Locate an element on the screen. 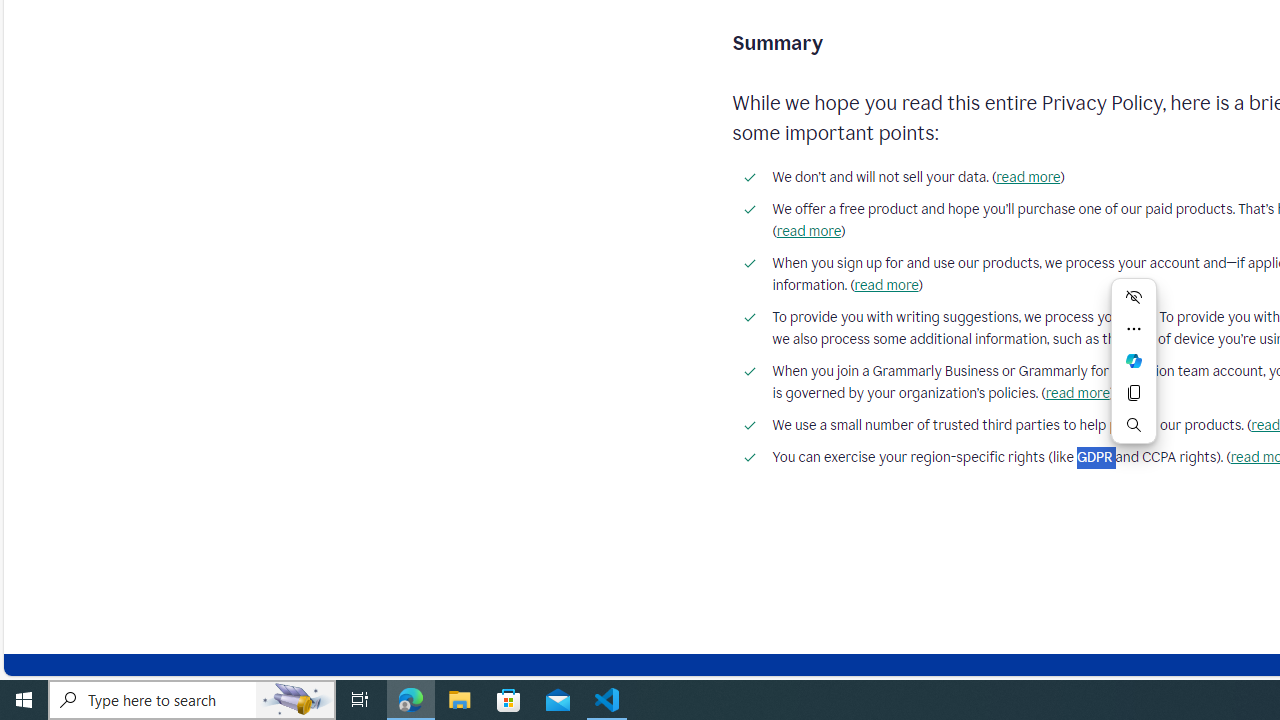 Image resolution: width=1280 pixels, height=720 pixels. 'Copy' is located at coordinates (1134, 393).